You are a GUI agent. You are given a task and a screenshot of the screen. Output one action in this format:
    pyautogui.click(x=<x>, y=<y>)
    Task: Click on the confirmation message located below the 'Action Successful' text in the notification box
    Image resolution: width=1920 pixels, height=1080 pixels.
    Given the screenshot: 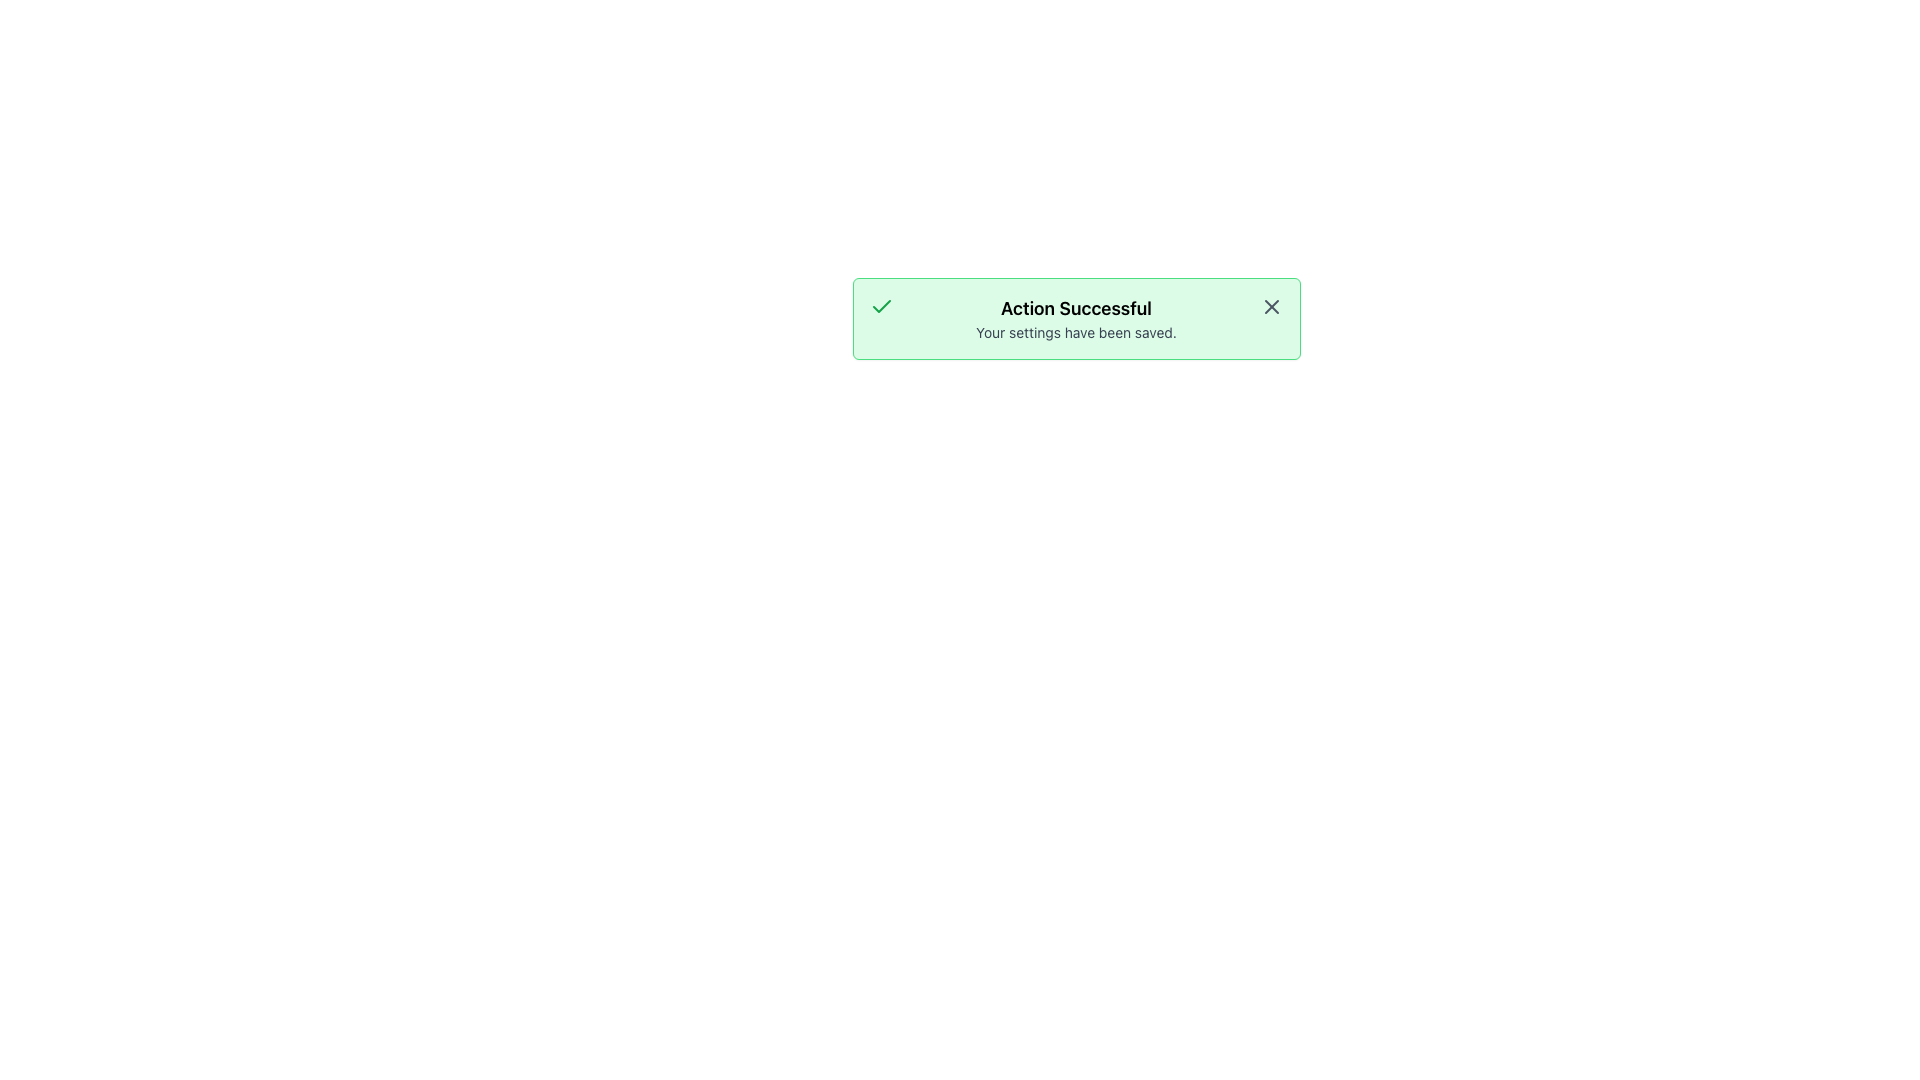 What is the action you would take?
    pyautogui.click(x=1075, y=331)
    